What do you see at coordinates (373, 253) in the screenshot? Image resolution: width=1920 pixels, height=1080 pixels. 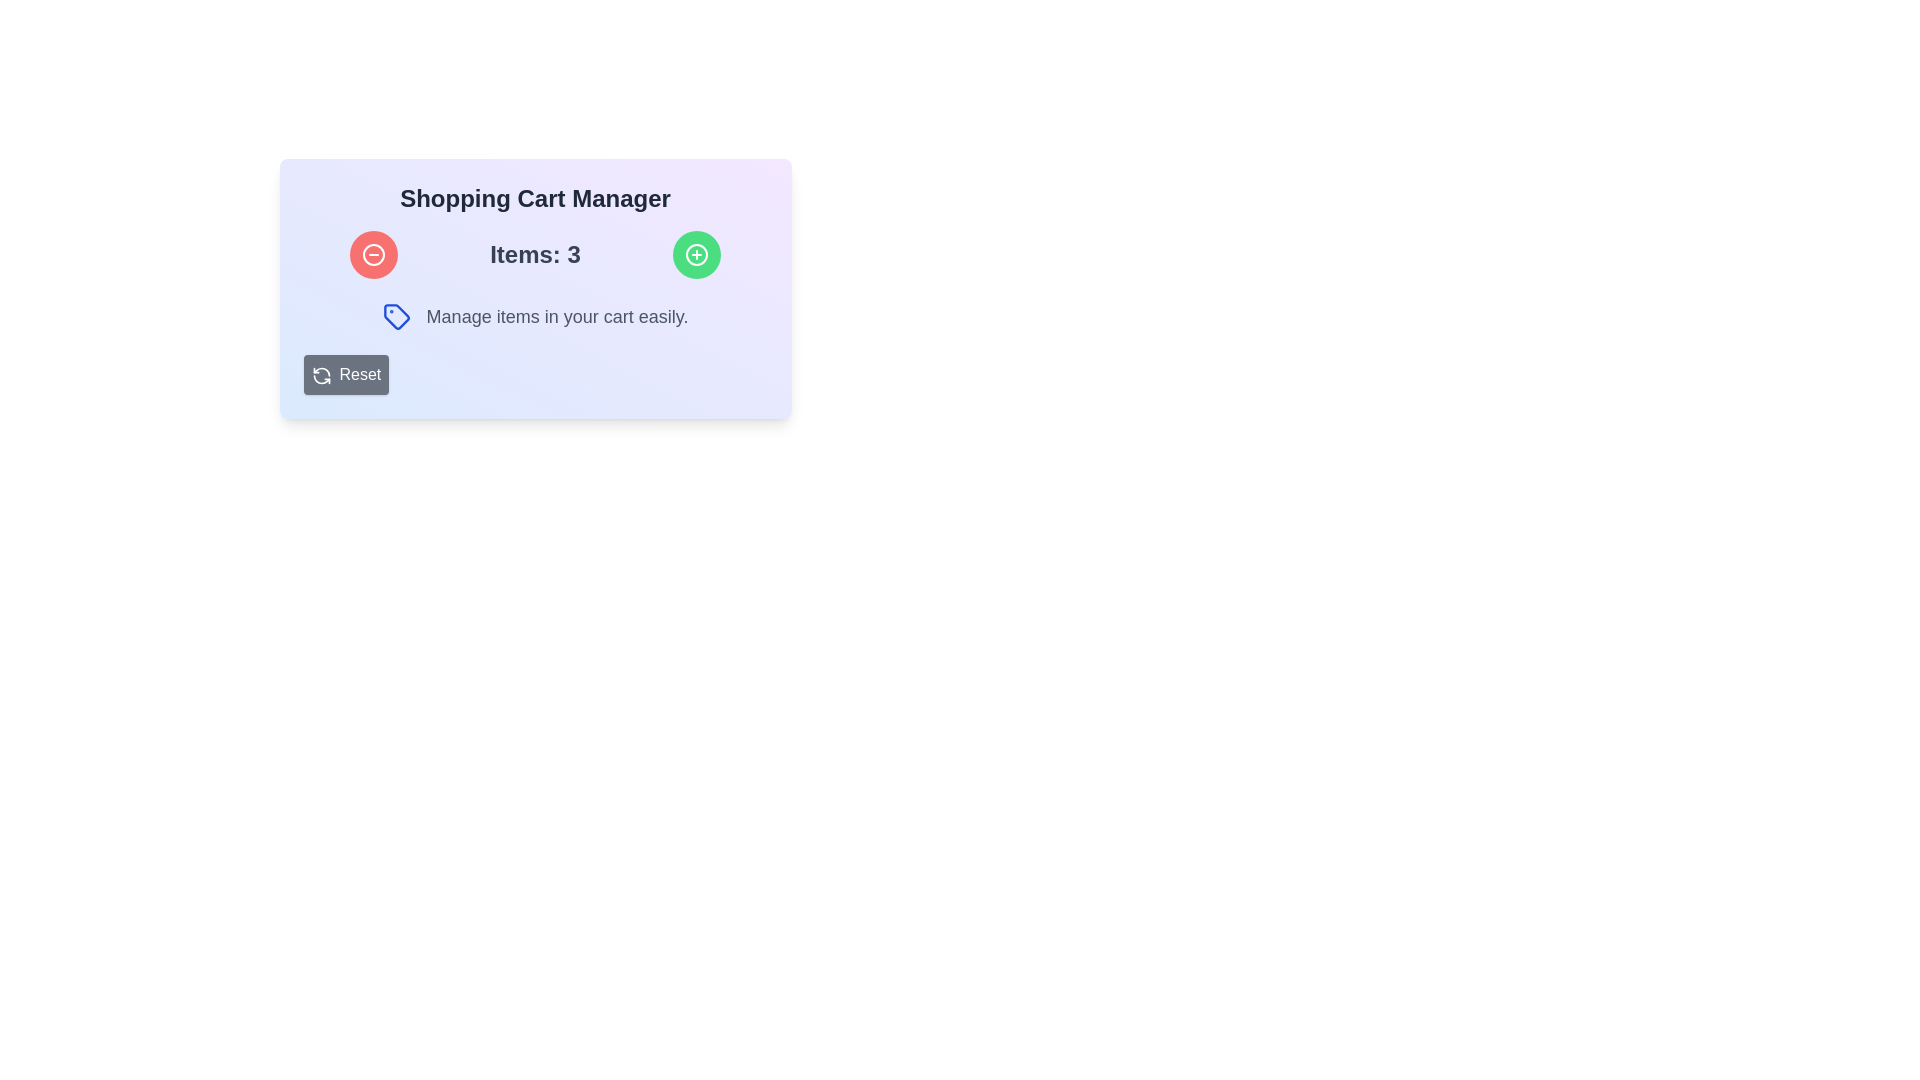 I see `the 'decrease' or 'remove' icon embedded within the red circular button on the left side of the 'Shopping Cart Manager' card, adjacent to the text 'Items: 3'` at bounding box center [373, 253].